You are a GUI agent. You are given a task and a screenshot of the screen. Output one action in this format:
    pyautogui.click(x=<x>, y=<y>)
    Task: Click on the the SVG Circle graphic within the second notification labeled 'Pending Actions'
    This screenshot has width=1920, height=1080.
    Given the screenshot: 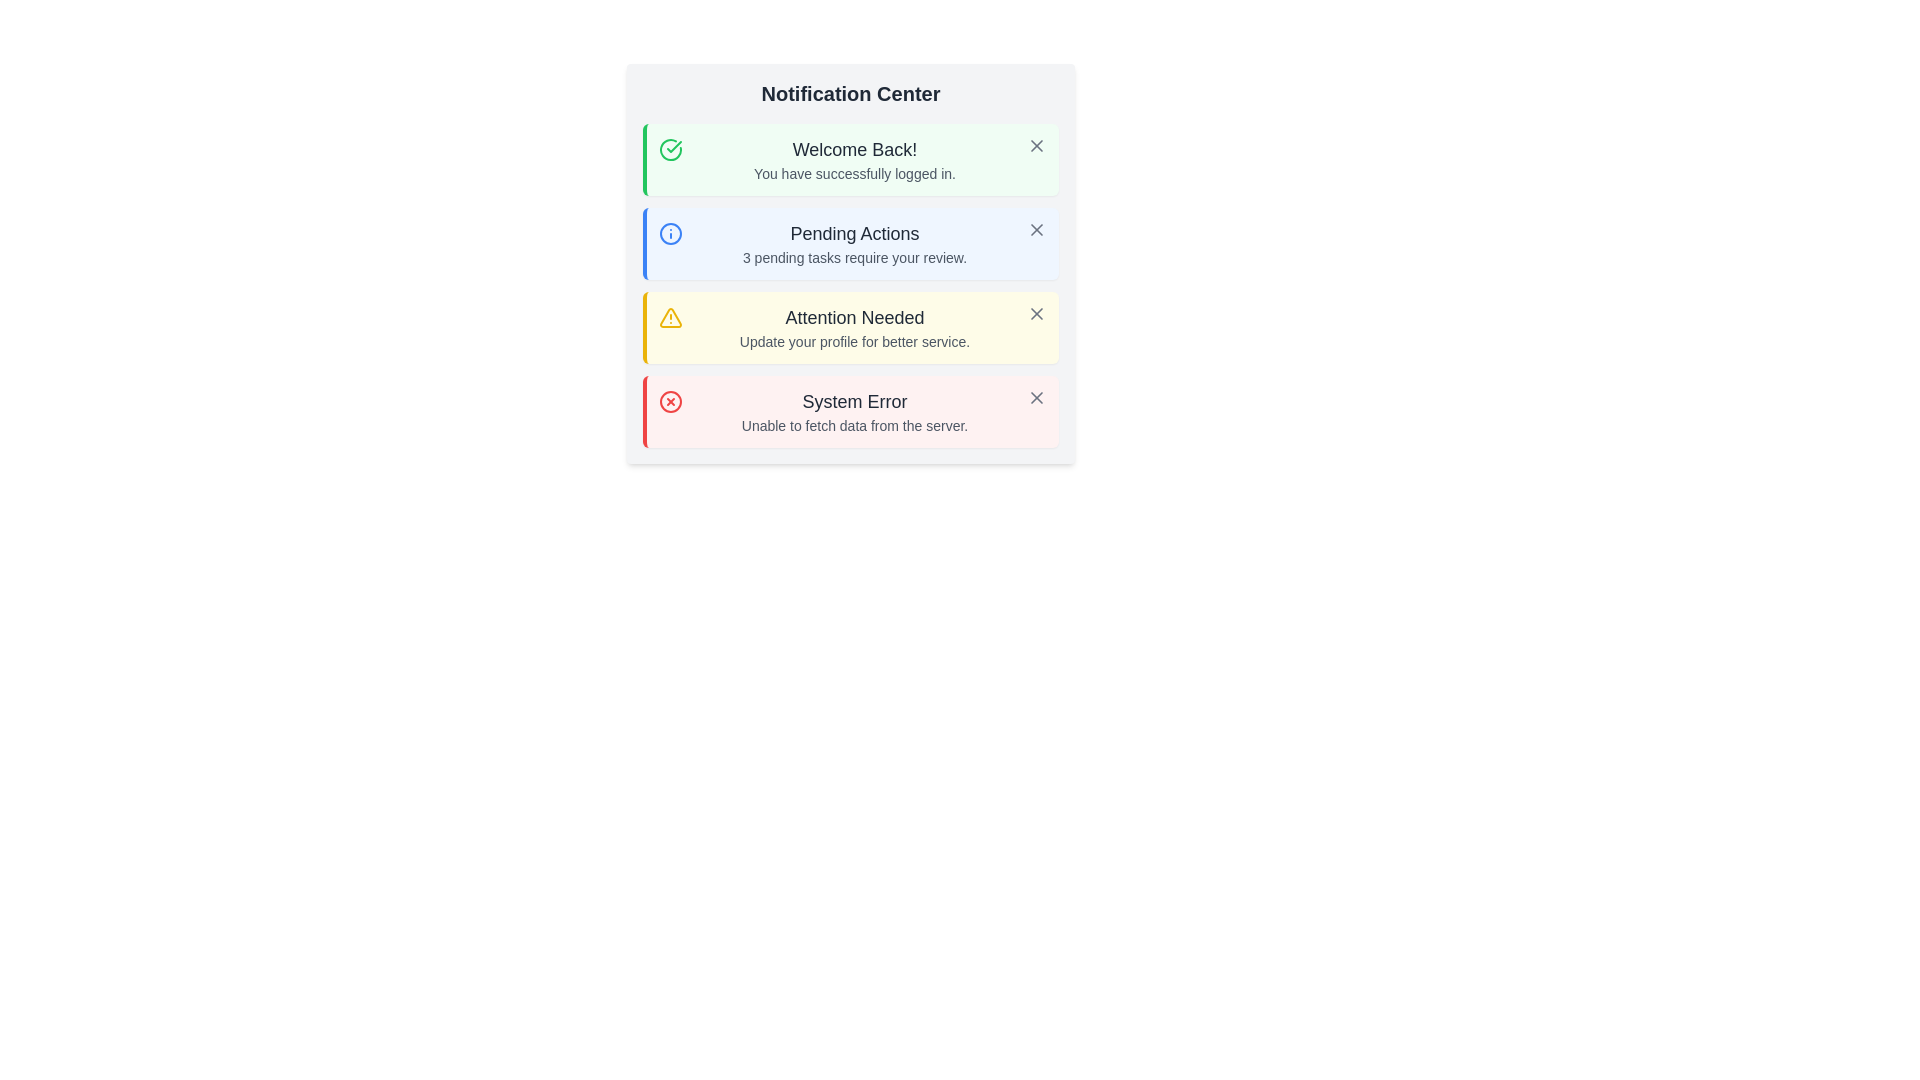 What is the action you would take?
    pyautogui.click(x=671, y=233)
    